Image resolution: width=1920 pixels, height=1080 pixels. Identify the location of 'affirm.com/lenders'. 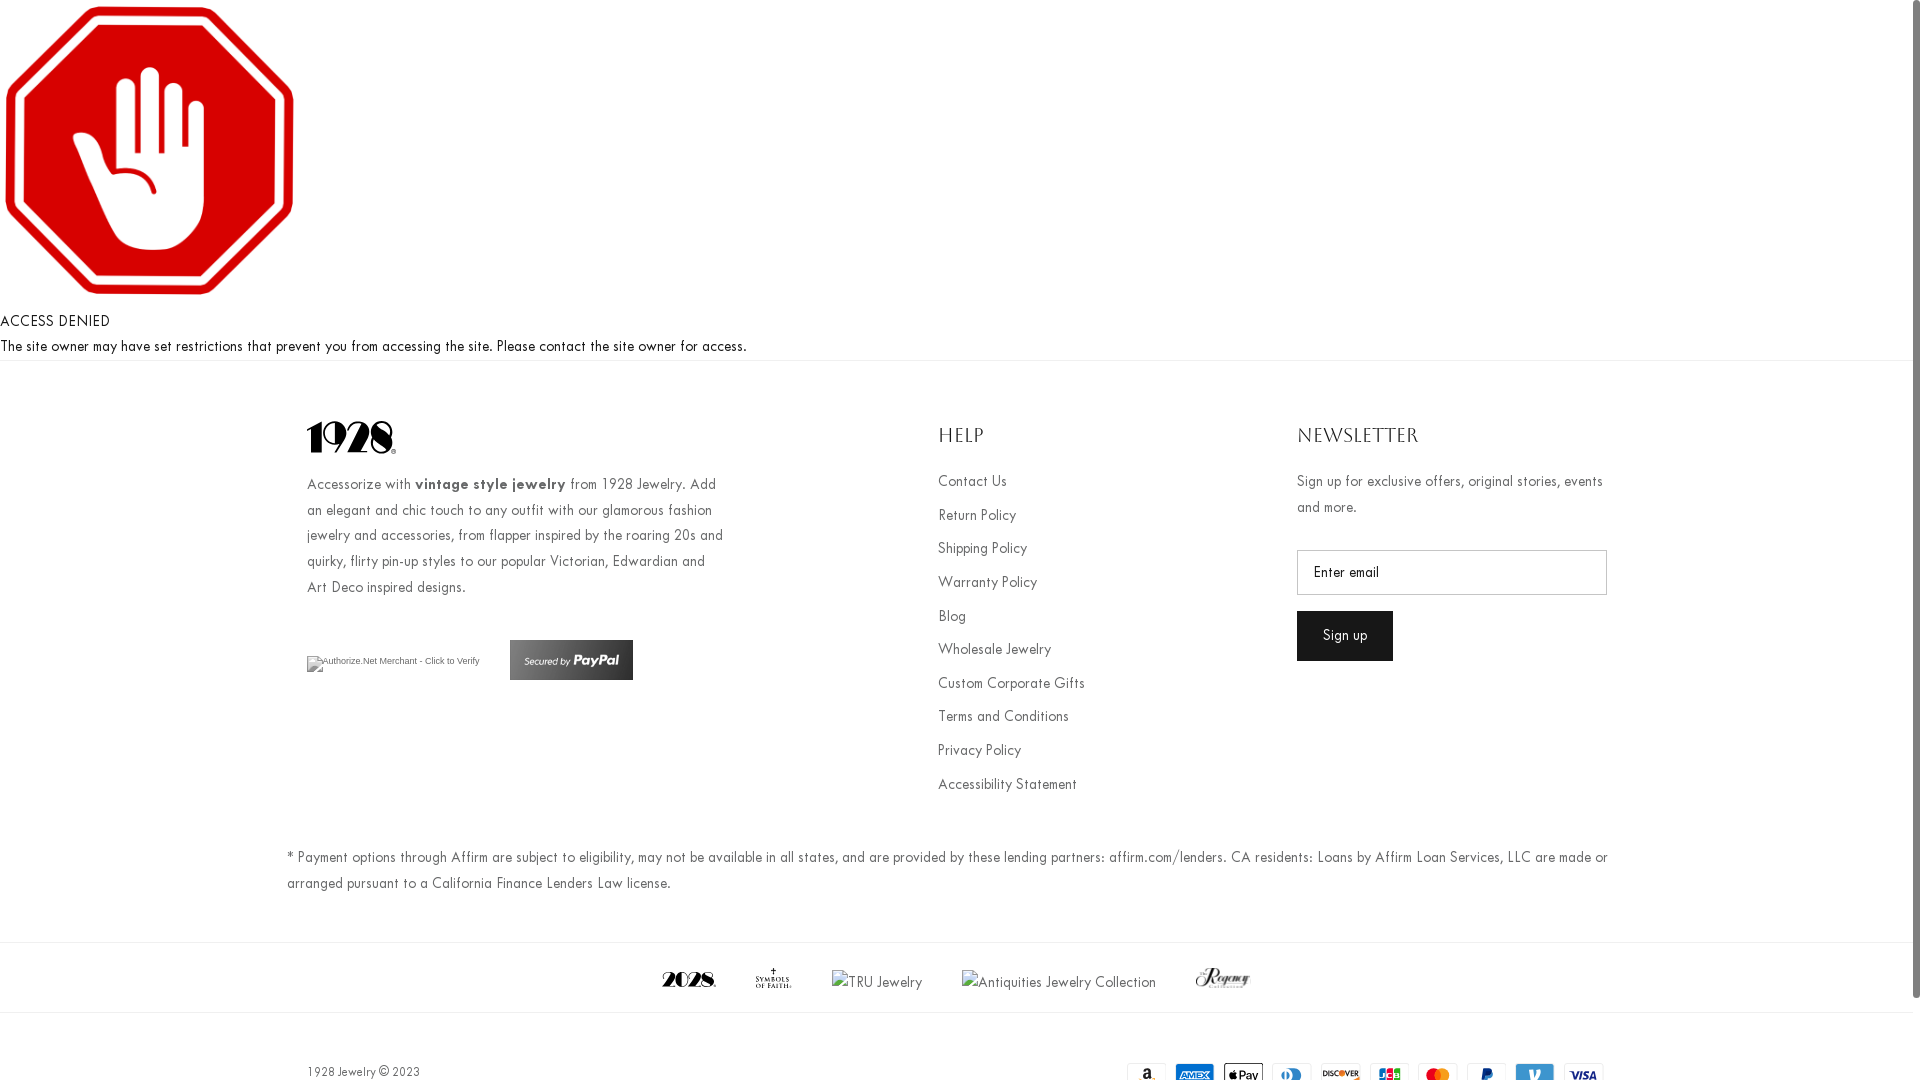
(1165, 856).